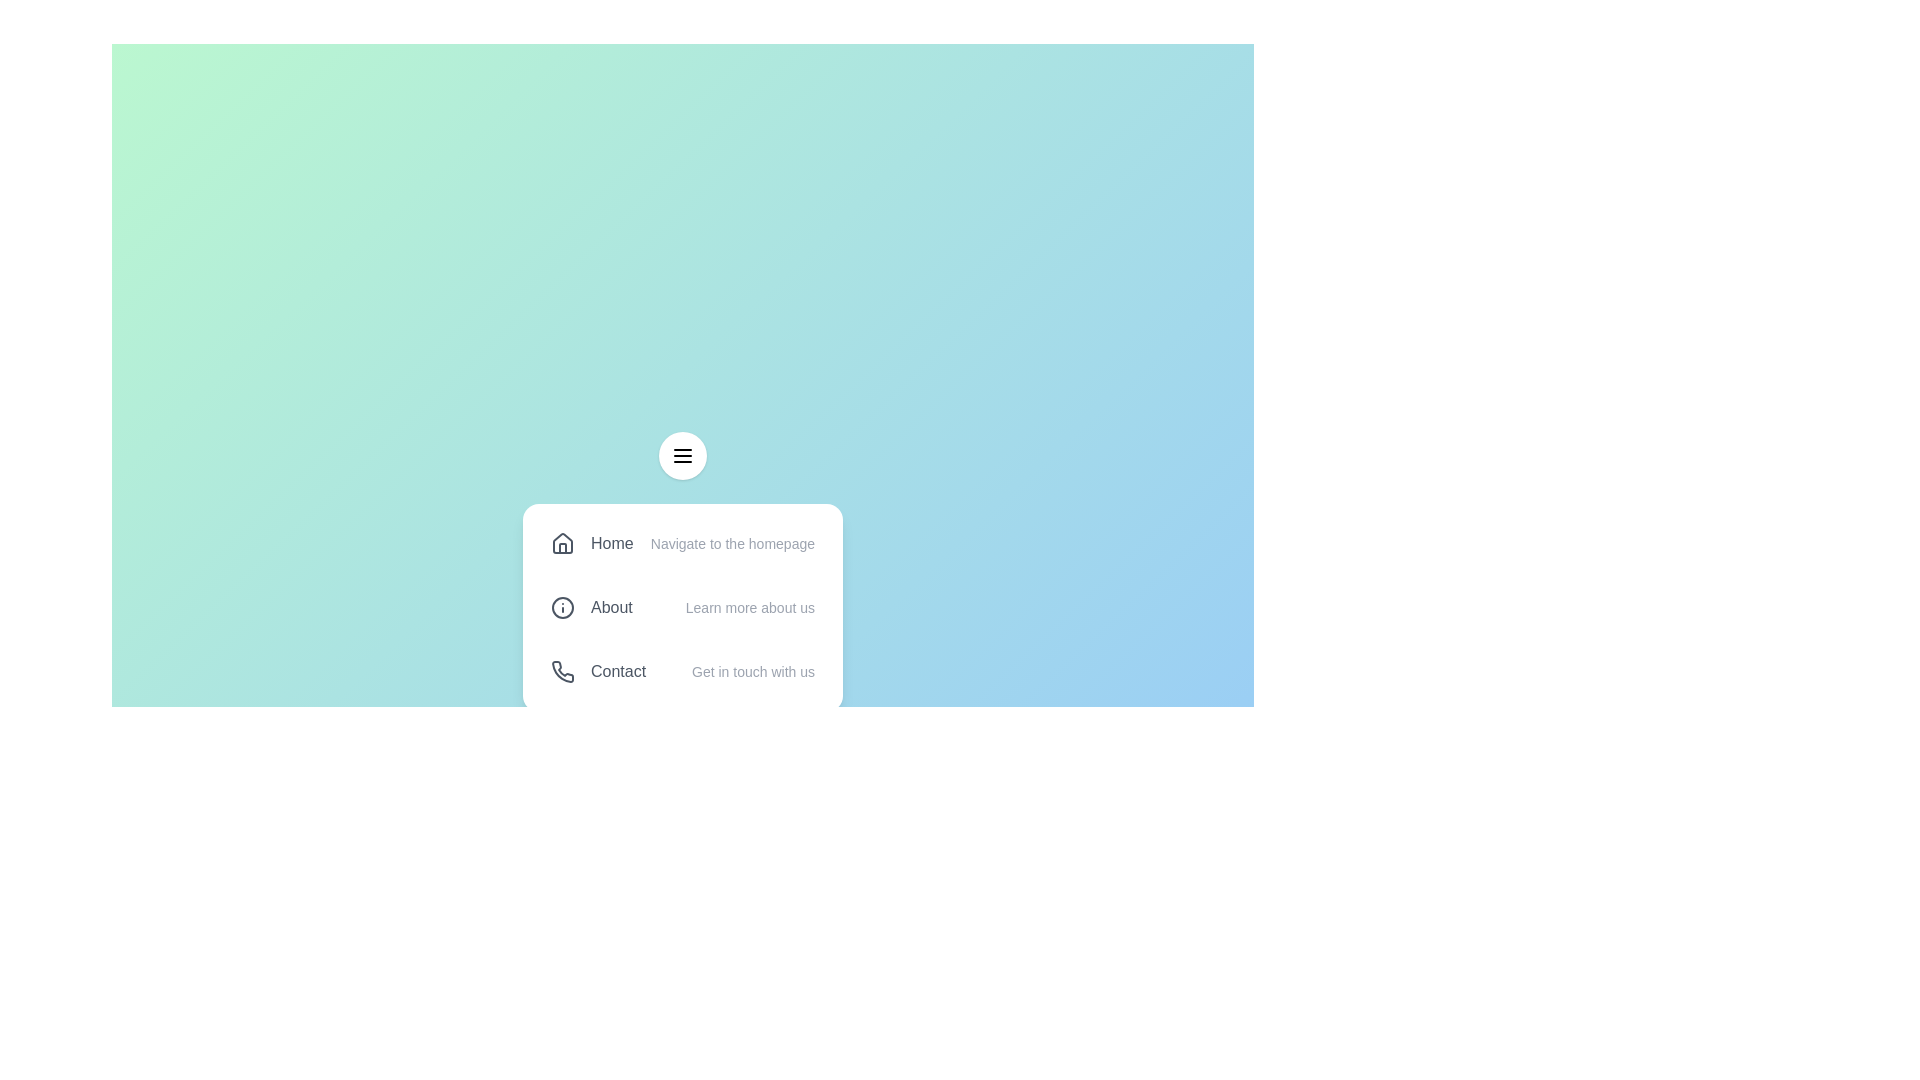 The image size is (1920, 1080). What do you see at coordinates (682, 455) in the screenshot?
I see `the menu toggle button to toggle the menu visibility` at bounding box center [682, 455].